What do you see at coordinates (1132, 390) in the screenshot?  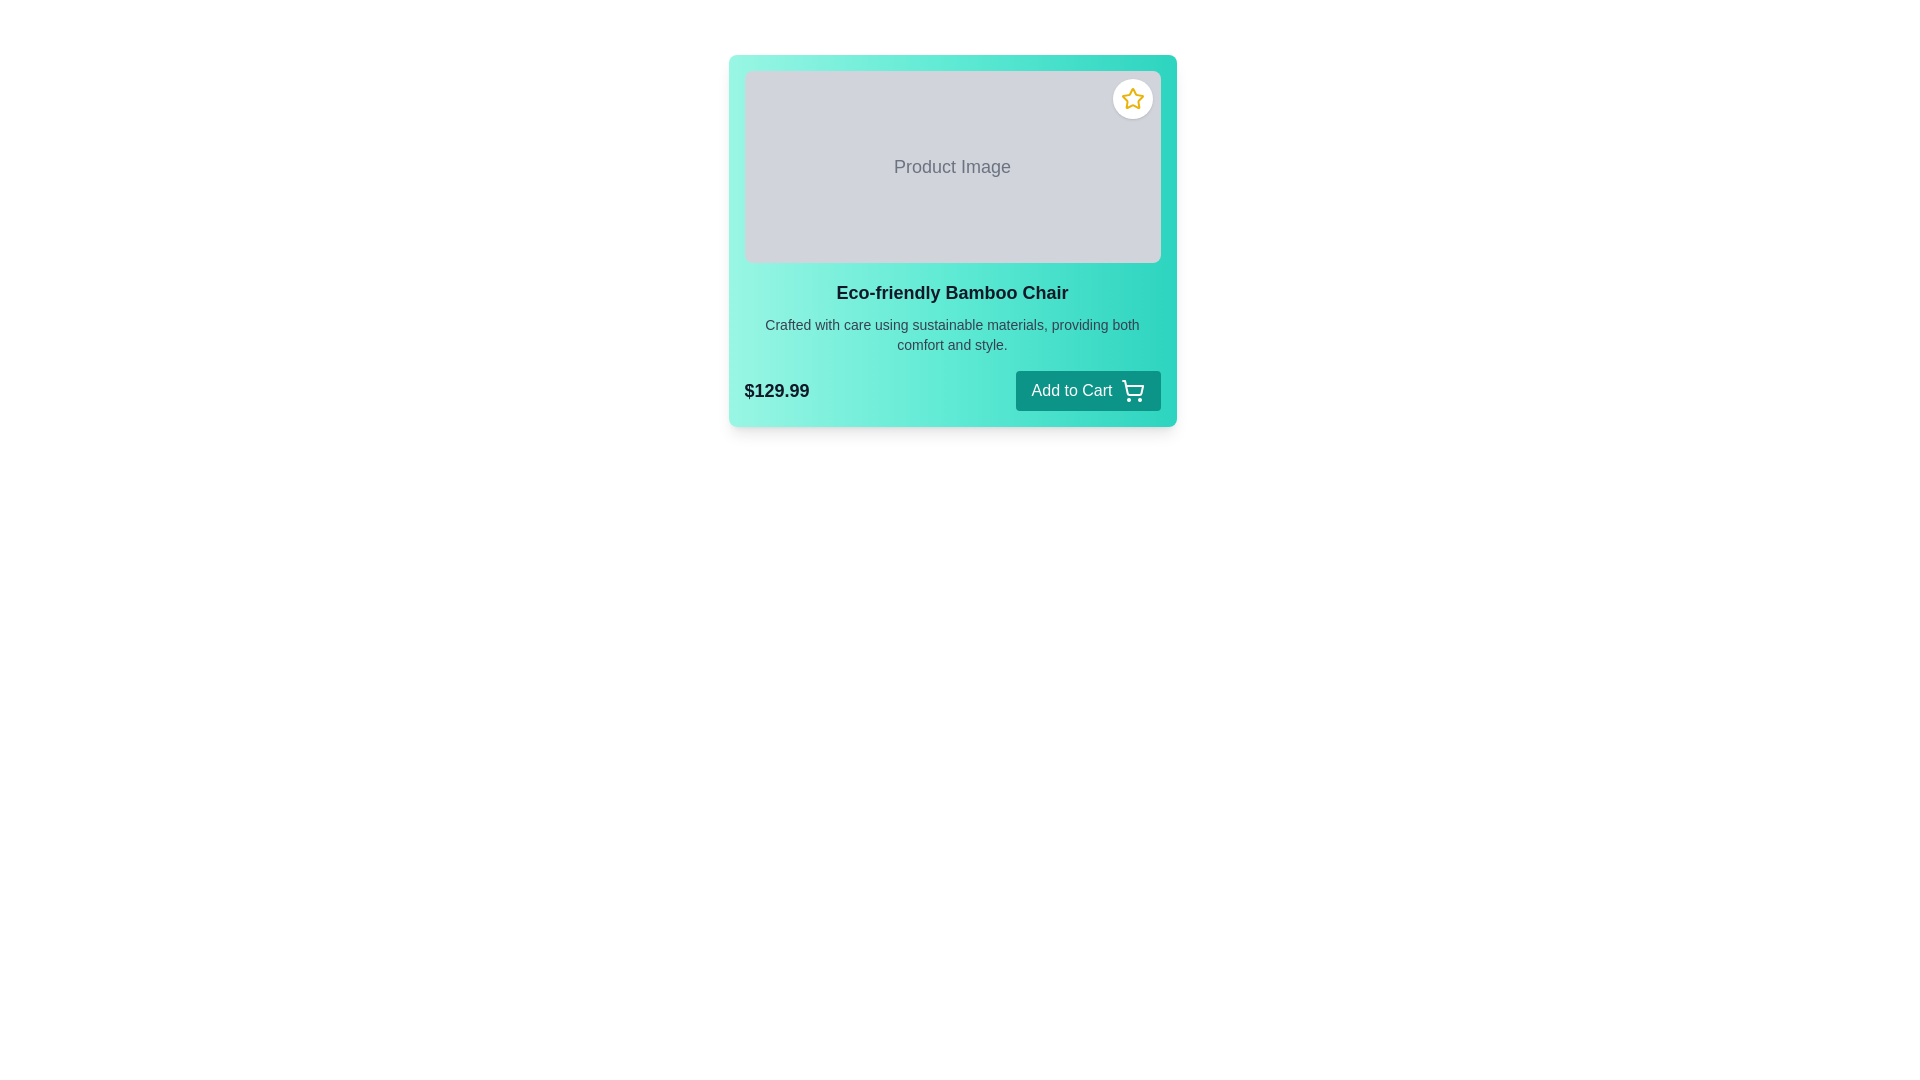 I see `the shopping cart icon located within the 'Add to Cart' button at the bottom-right section of the card interface` at bounding box center [1132, 390].